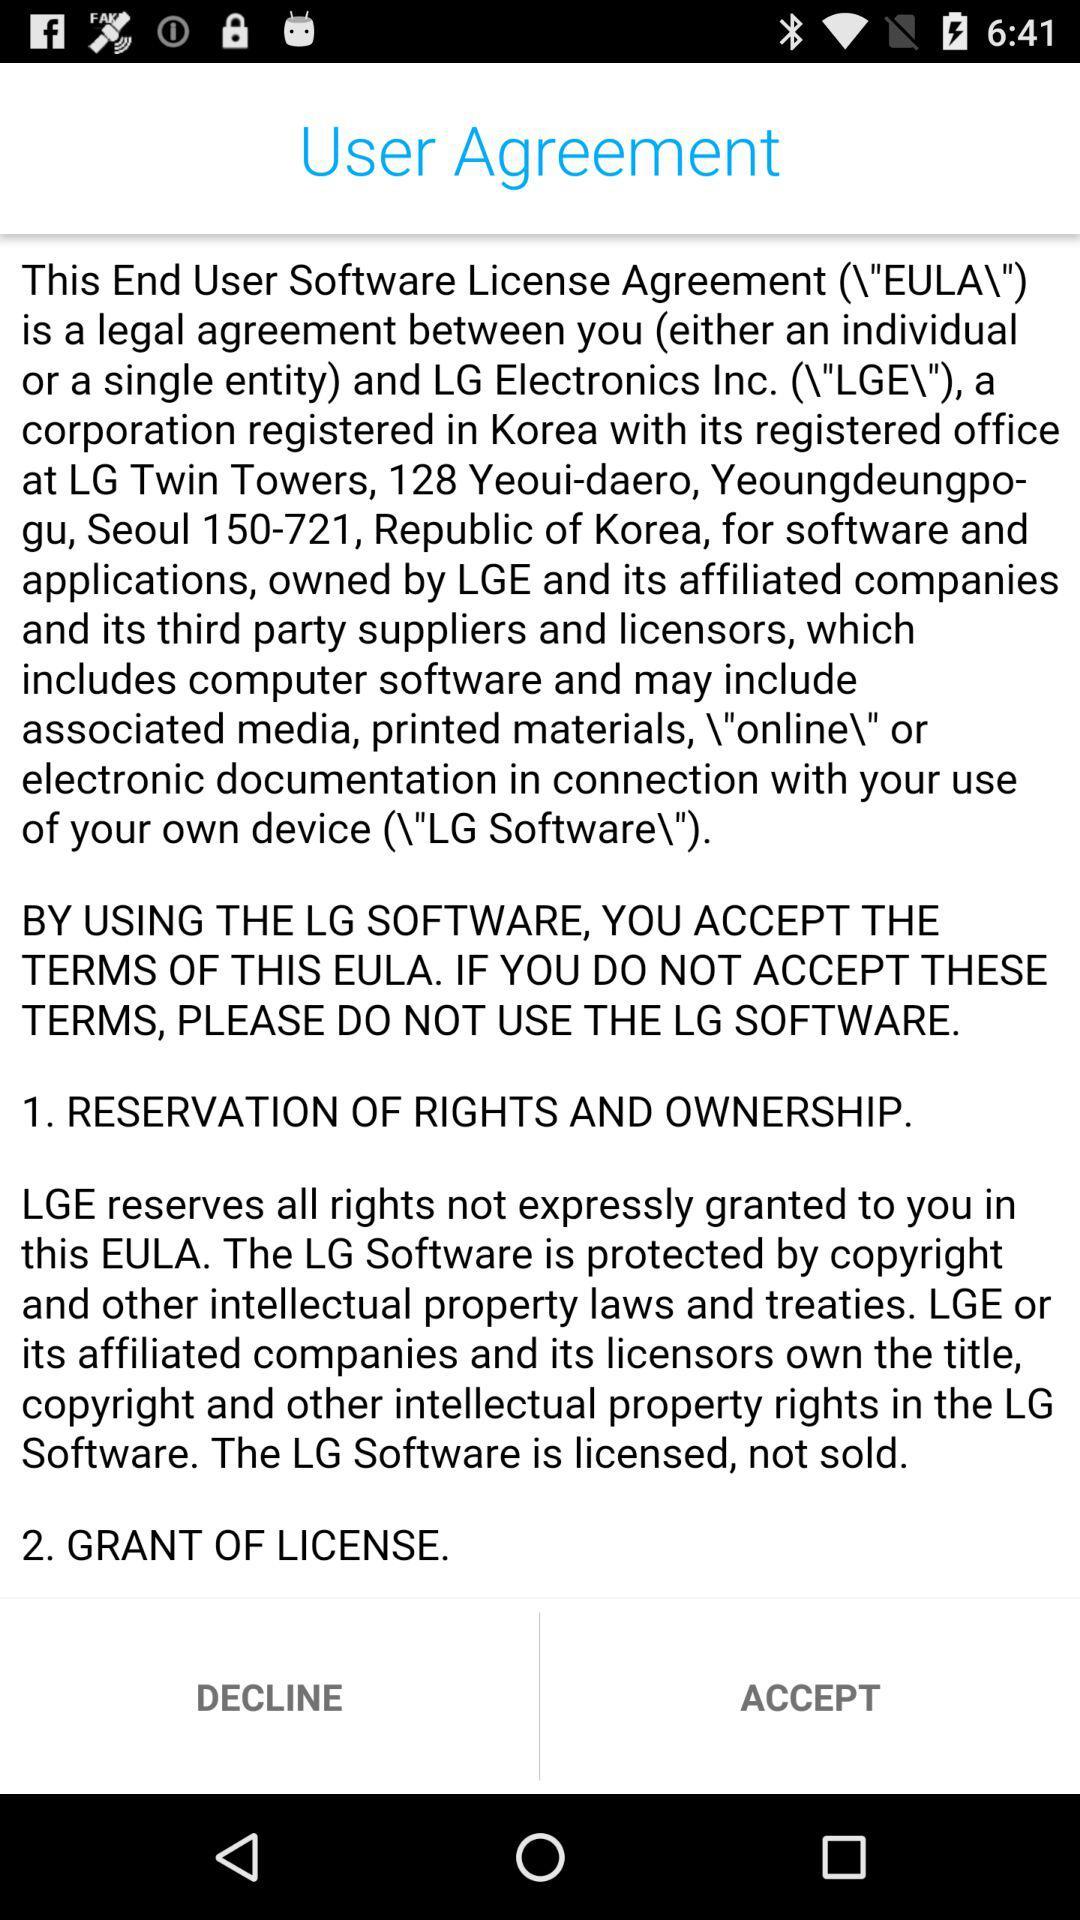 Image resolution: width=1080 pixels, height=1920 pixels. Describe the element at coordinates (540, 915) in the screenshot. I see `screen button` at that location.